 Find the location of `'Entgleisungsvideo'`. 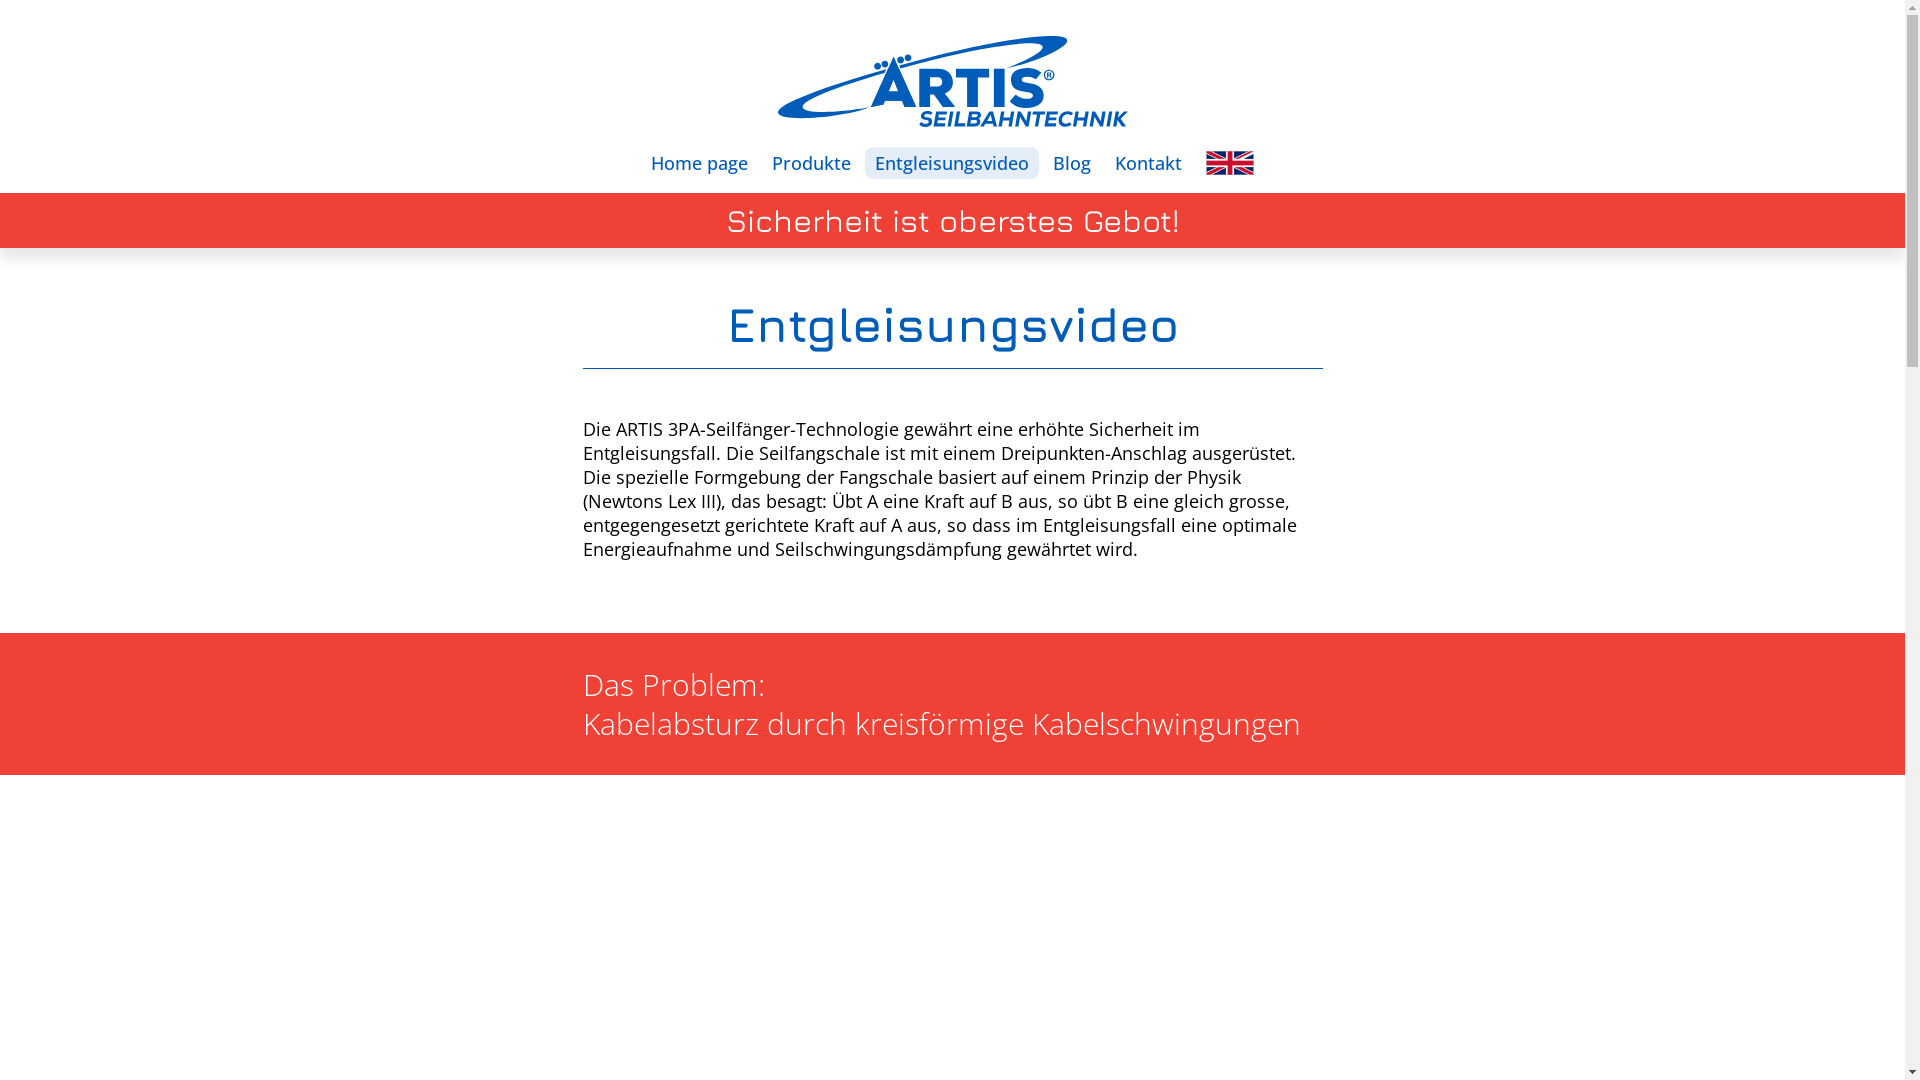

'Entgleisungsvideo' is located at coordinates (950, 161).